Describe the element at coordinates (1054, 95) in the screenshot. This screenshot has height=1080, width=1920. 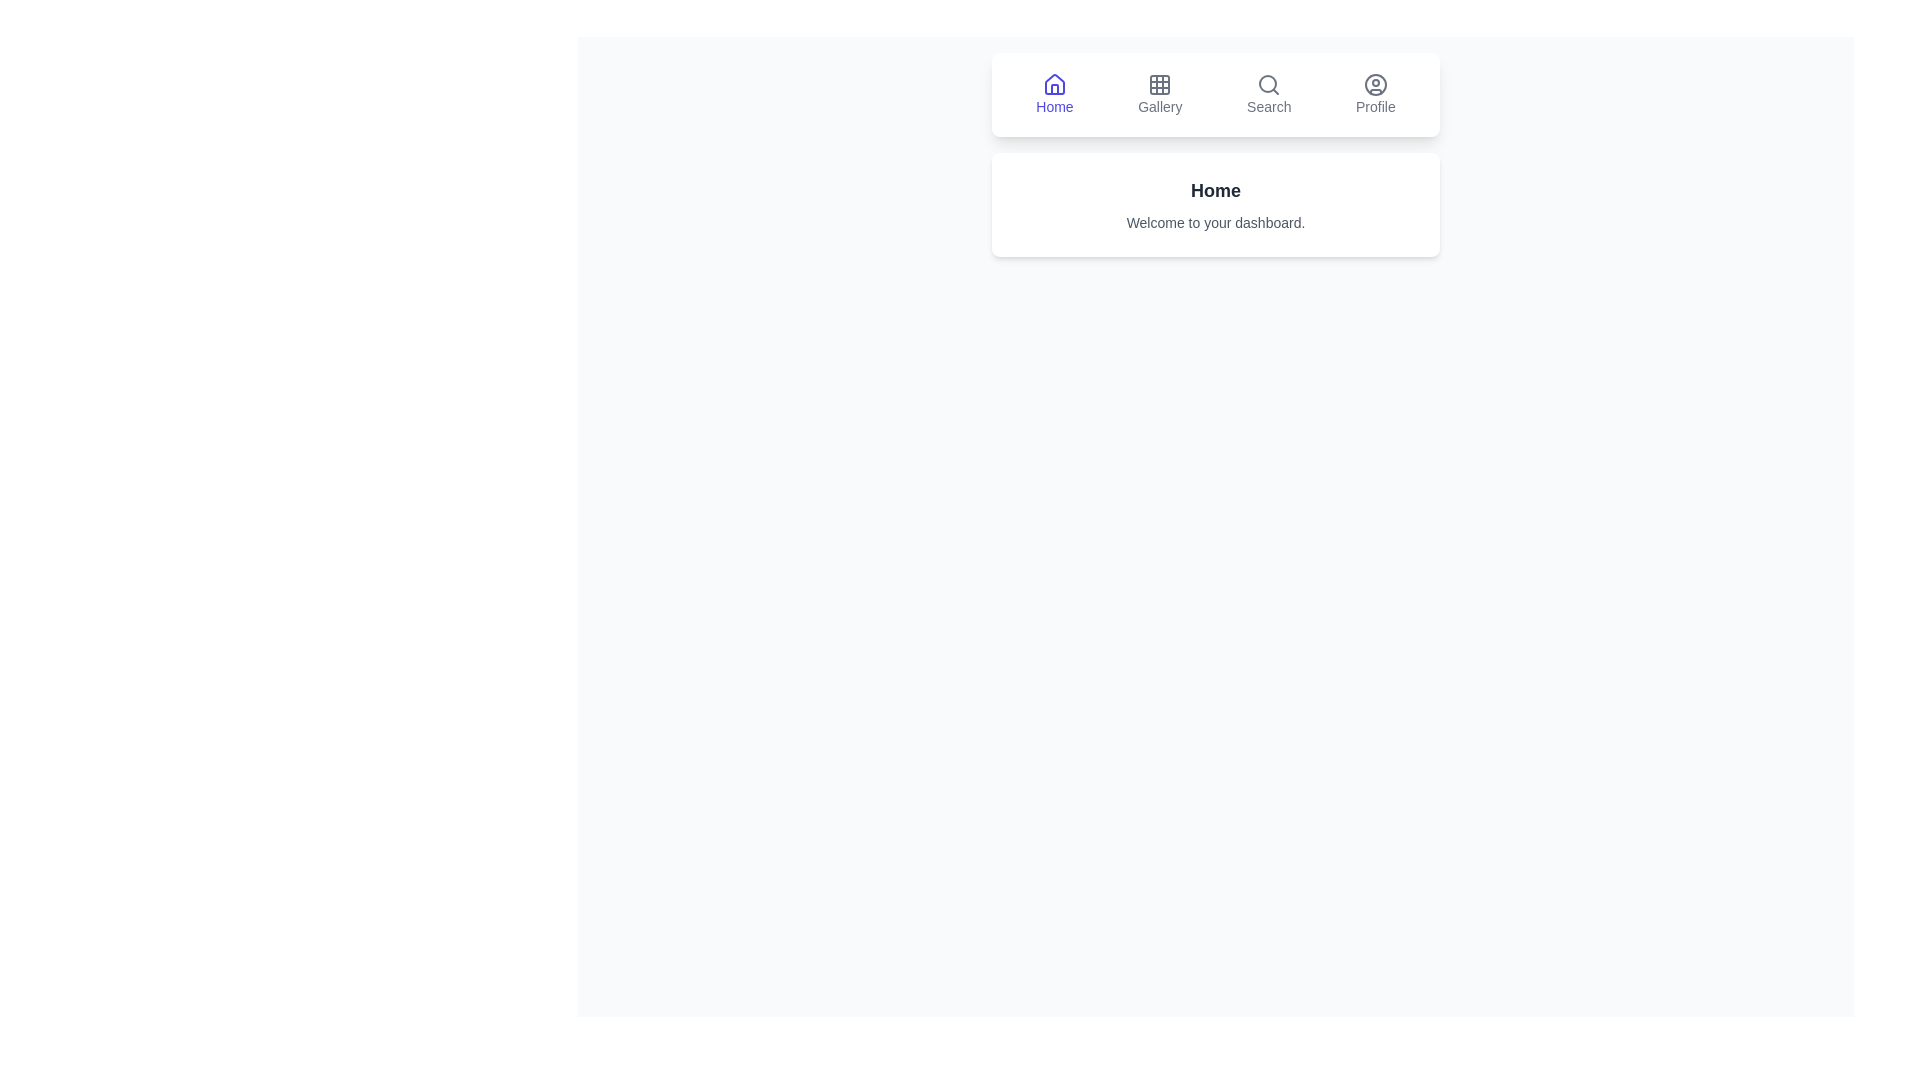
I see `the icon labeled Home in the navigation bar` at that location.